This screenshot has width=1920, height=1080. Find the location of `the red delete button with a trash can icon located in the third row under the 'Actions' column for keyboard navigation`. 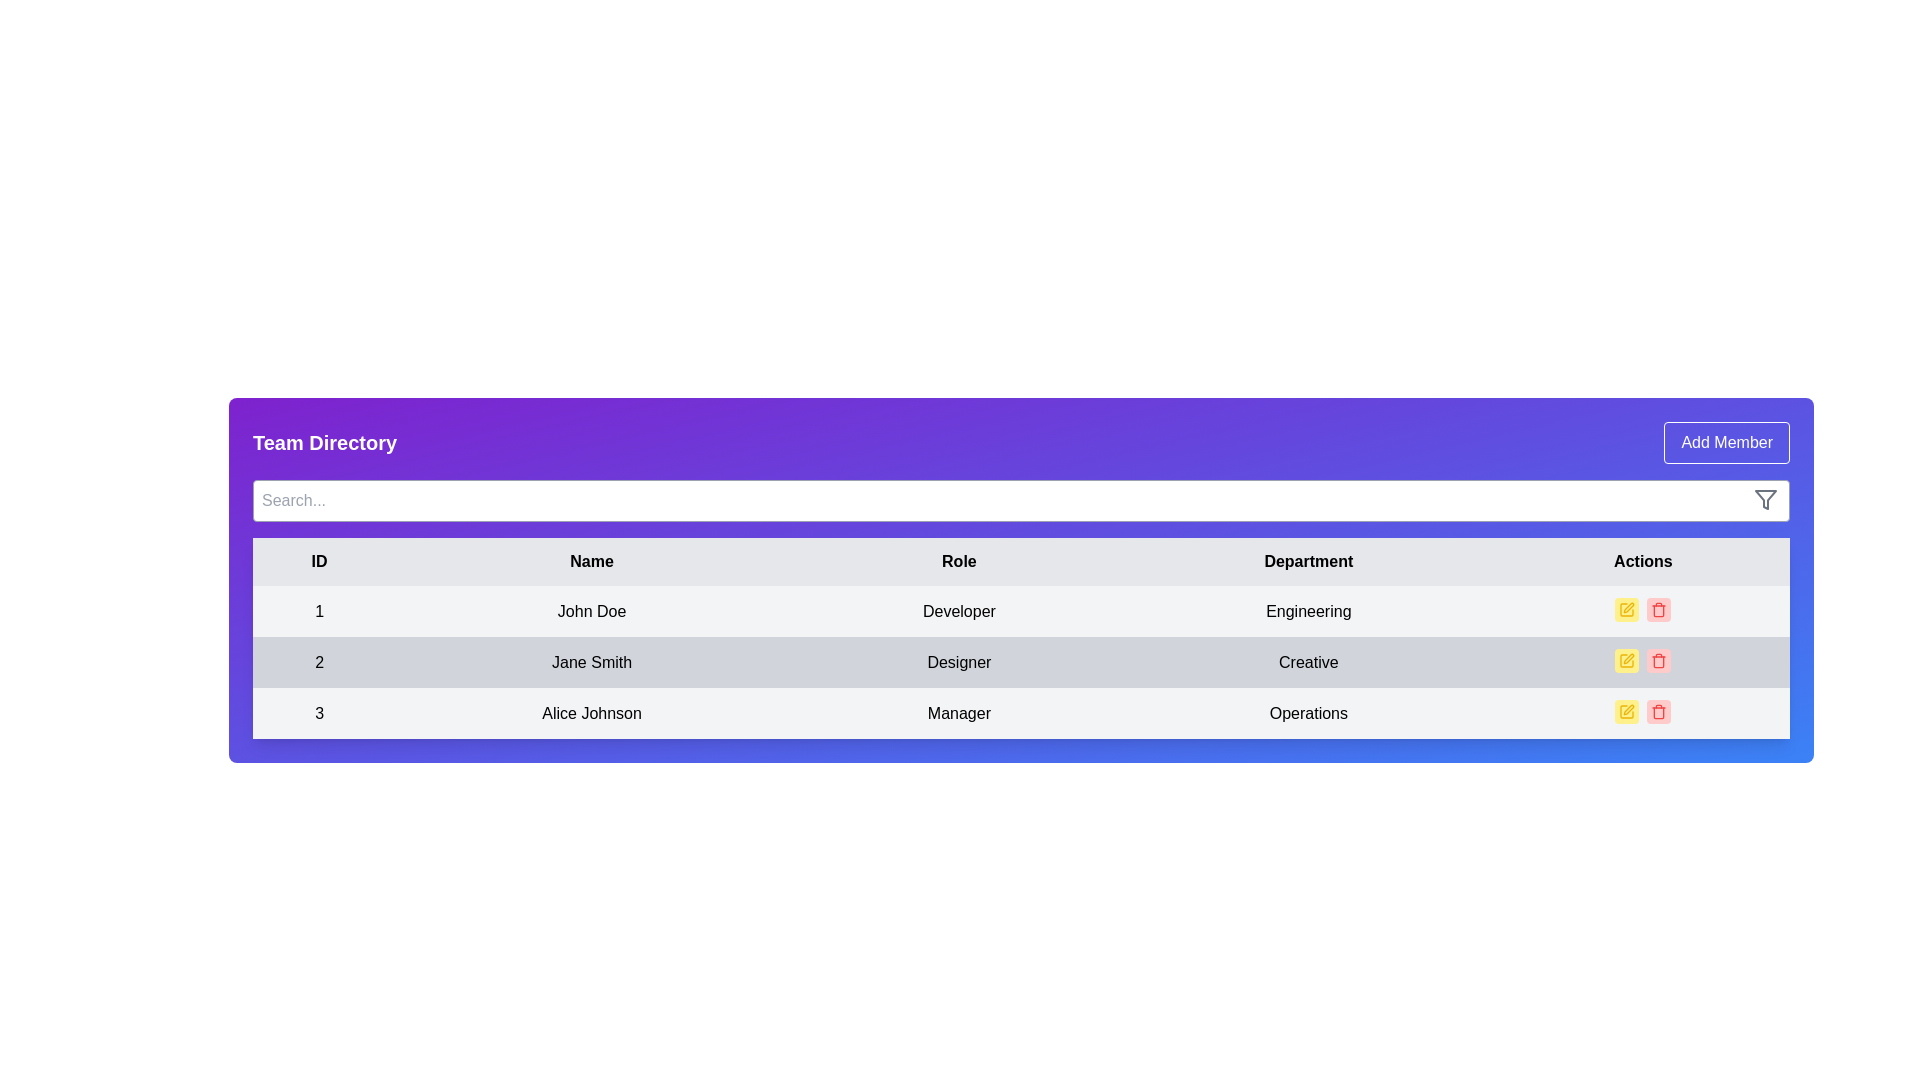

the red delete button with a trash can icon located in the third row under the 'Actions' column for keyboard navigation is located at coordinates (1659, 711).